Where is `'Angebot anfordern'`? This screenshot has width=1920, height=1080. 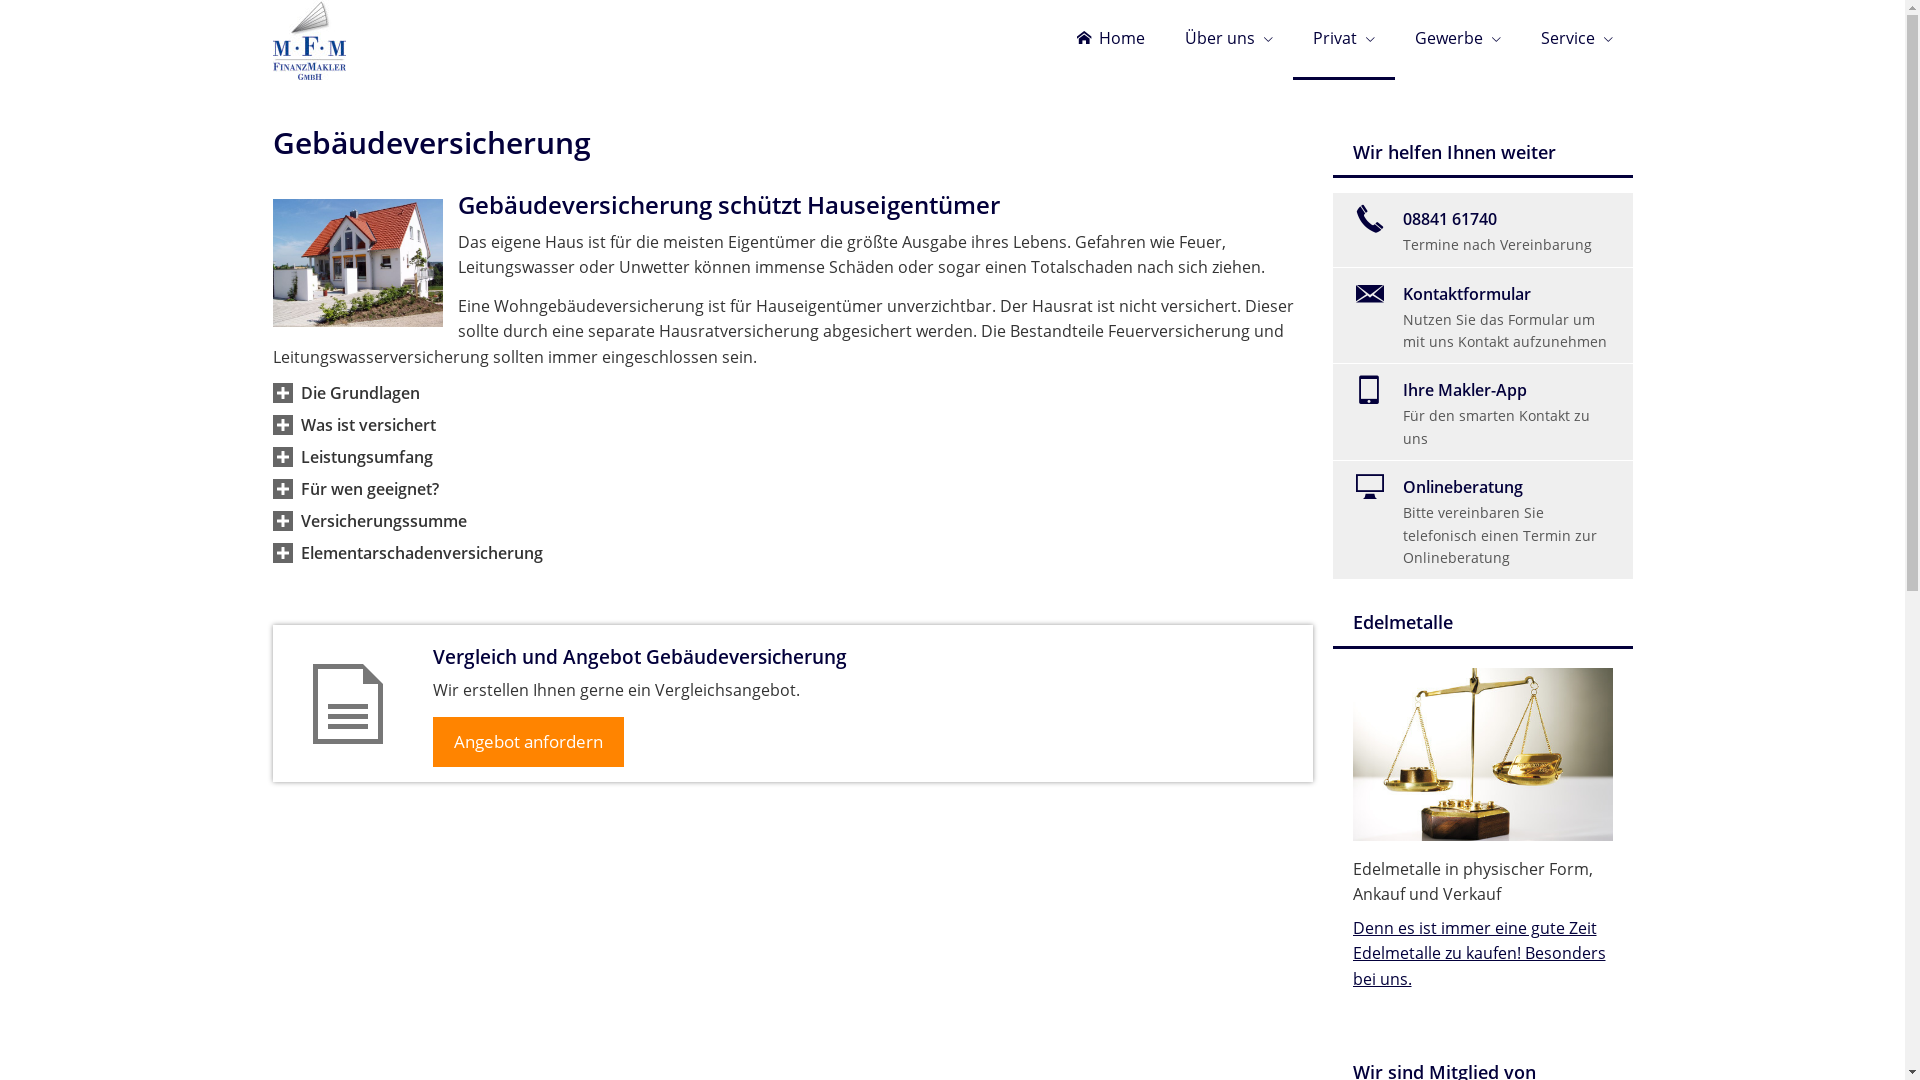 'Angebot anfordern' is located at coordinates (527, 741).